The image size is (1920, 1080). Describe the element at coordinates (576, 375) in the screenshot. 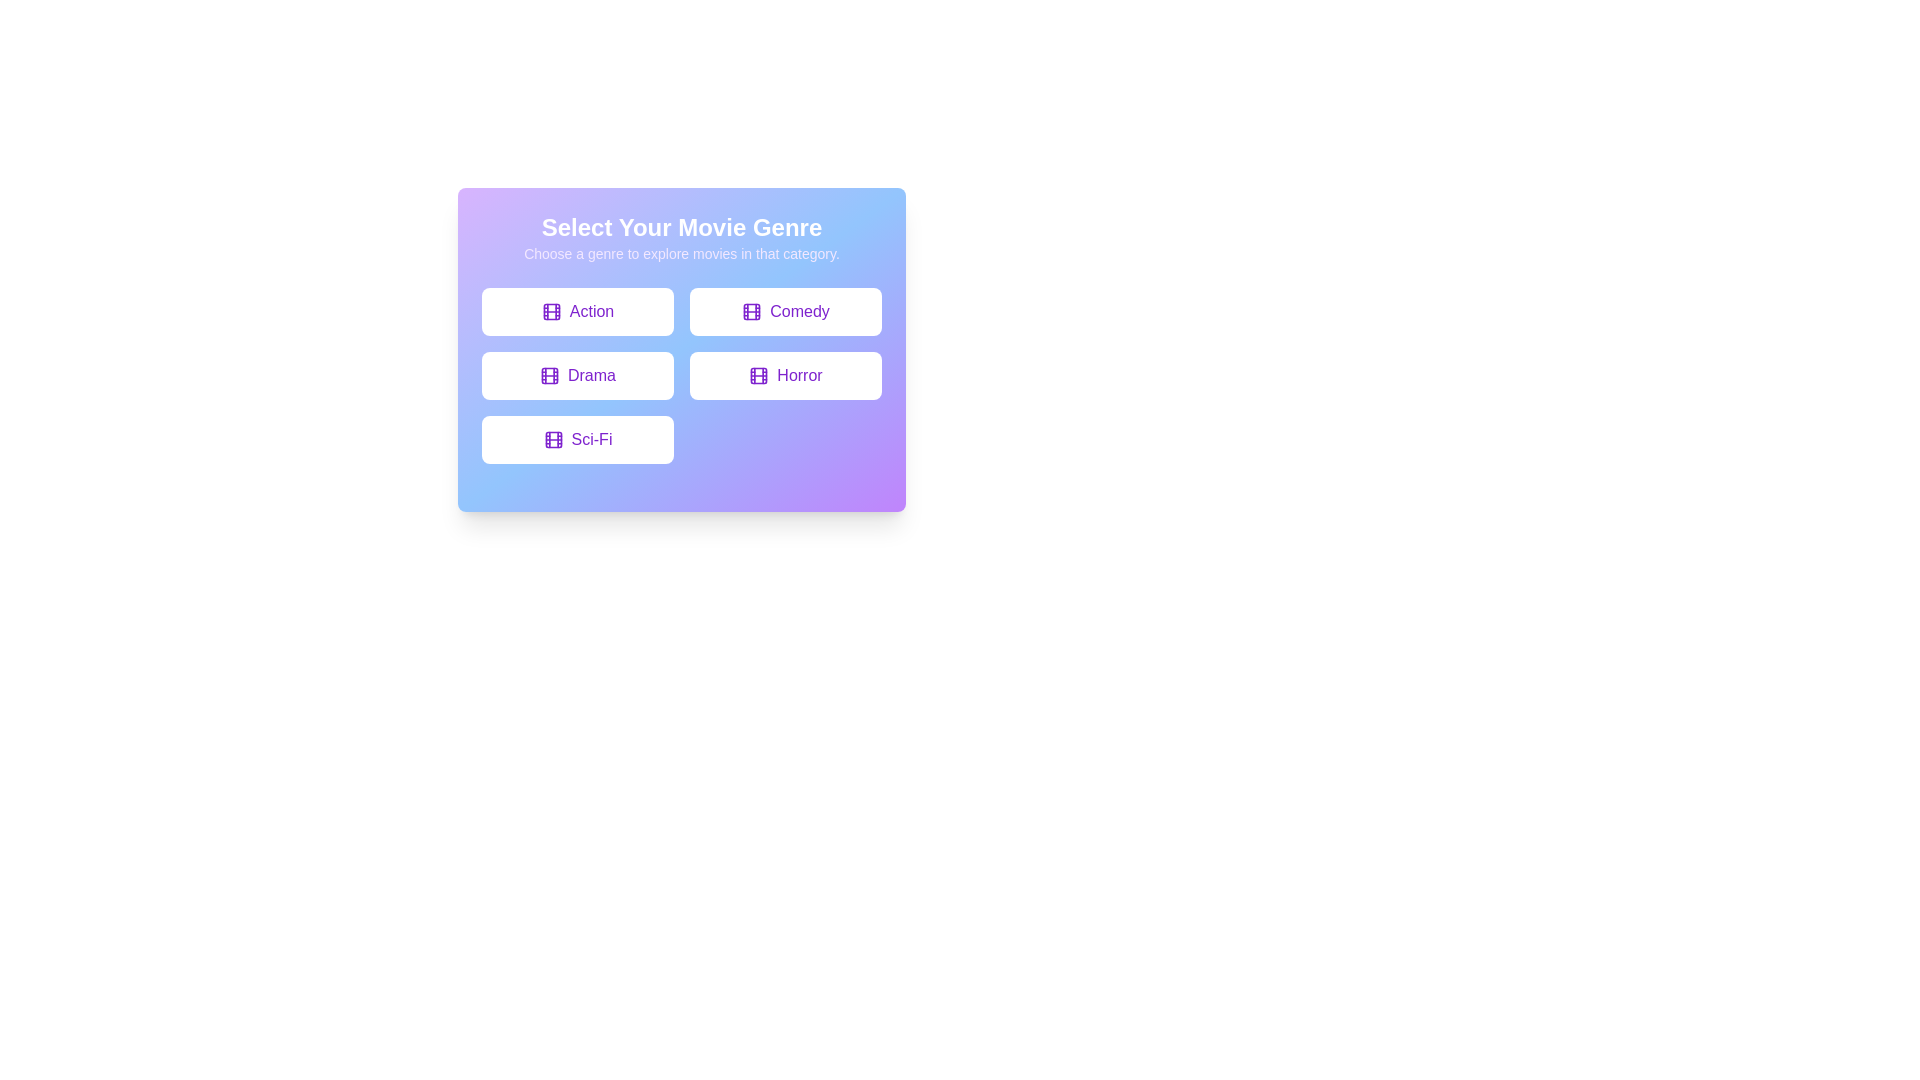

I see `the button labeled Drama` at that location.